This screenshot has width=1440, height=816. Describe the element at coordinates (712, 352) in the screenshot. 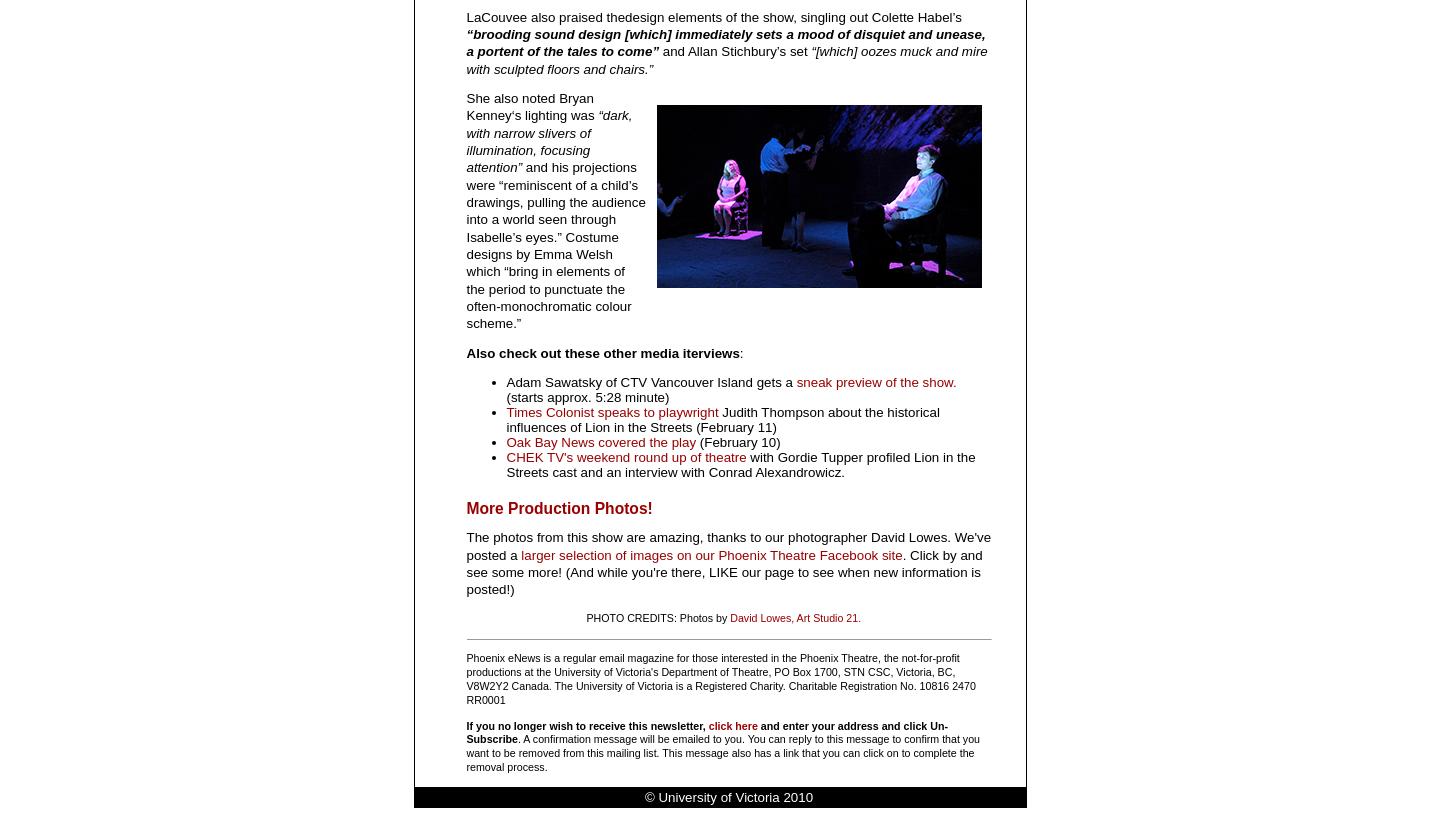

I see `'terviews'` at that location.